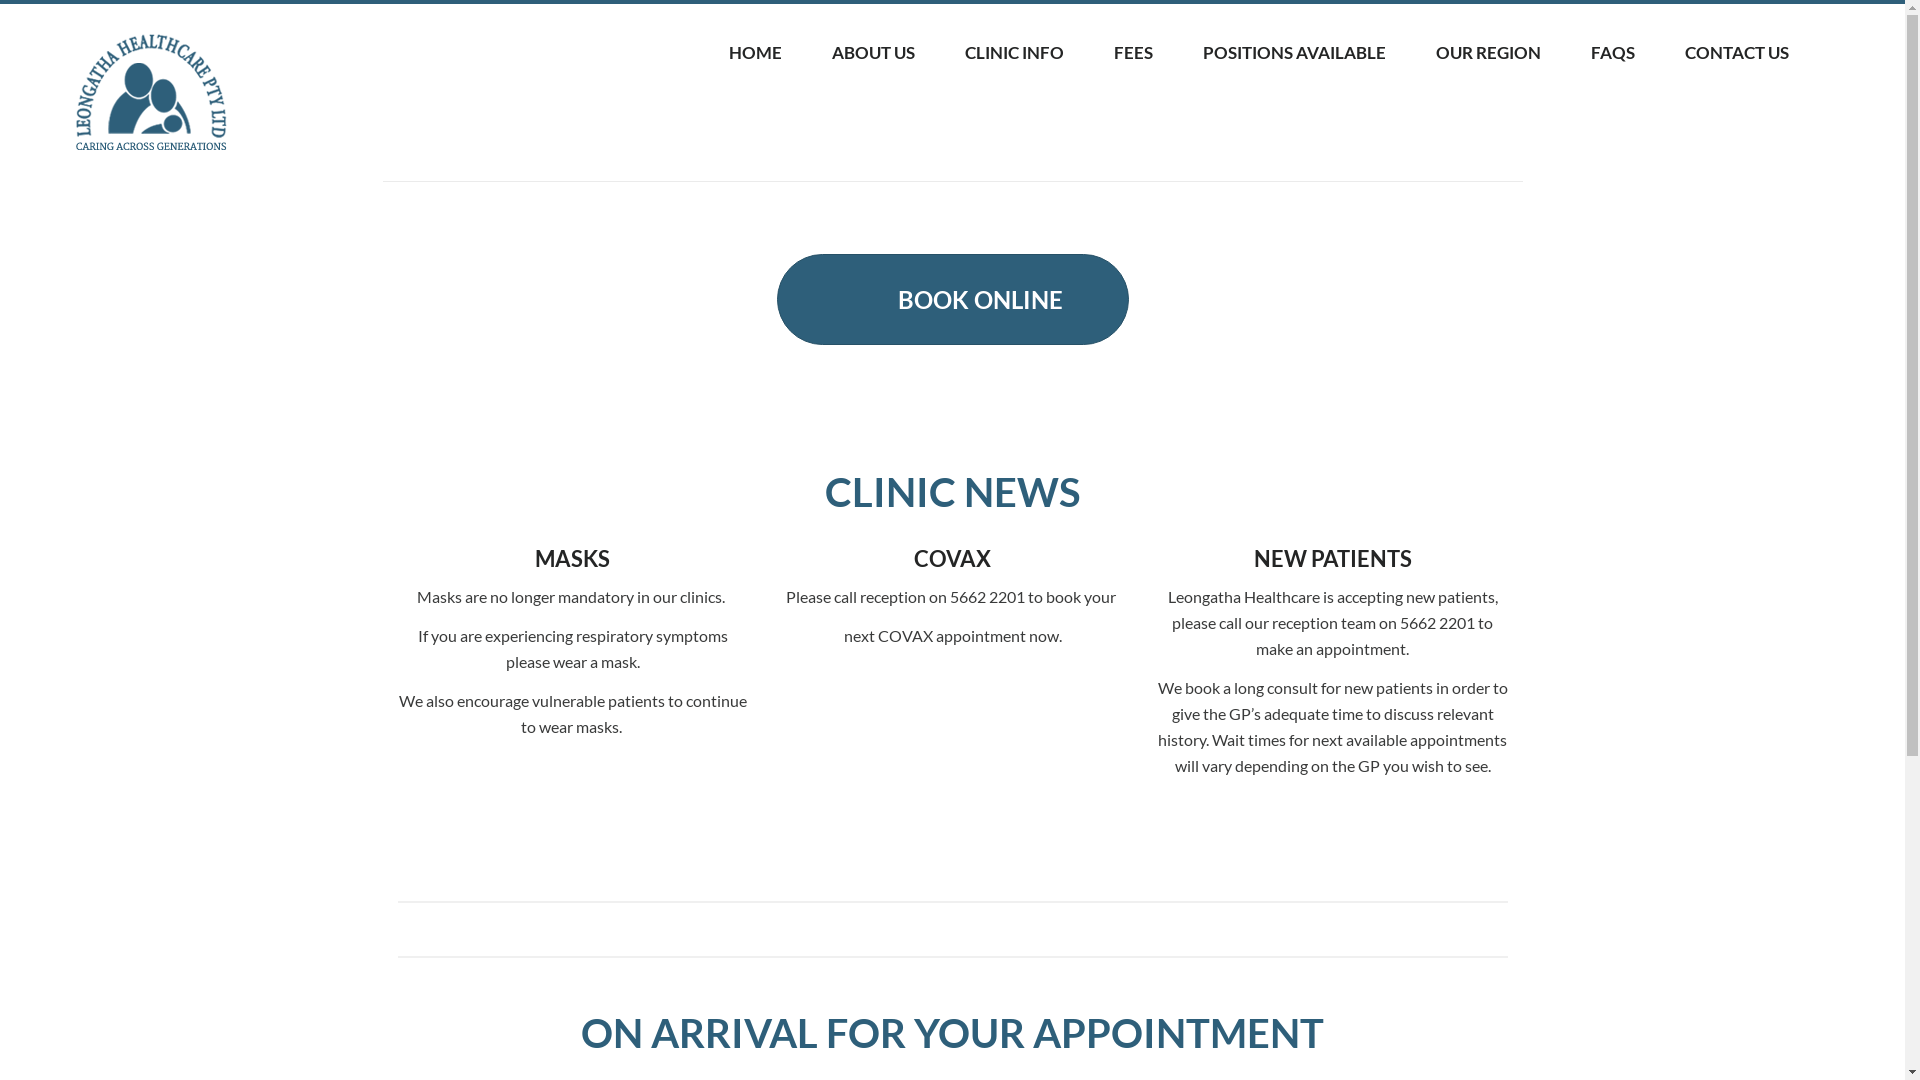  I want to click on 'OUR REGION', so click(1488, 52).